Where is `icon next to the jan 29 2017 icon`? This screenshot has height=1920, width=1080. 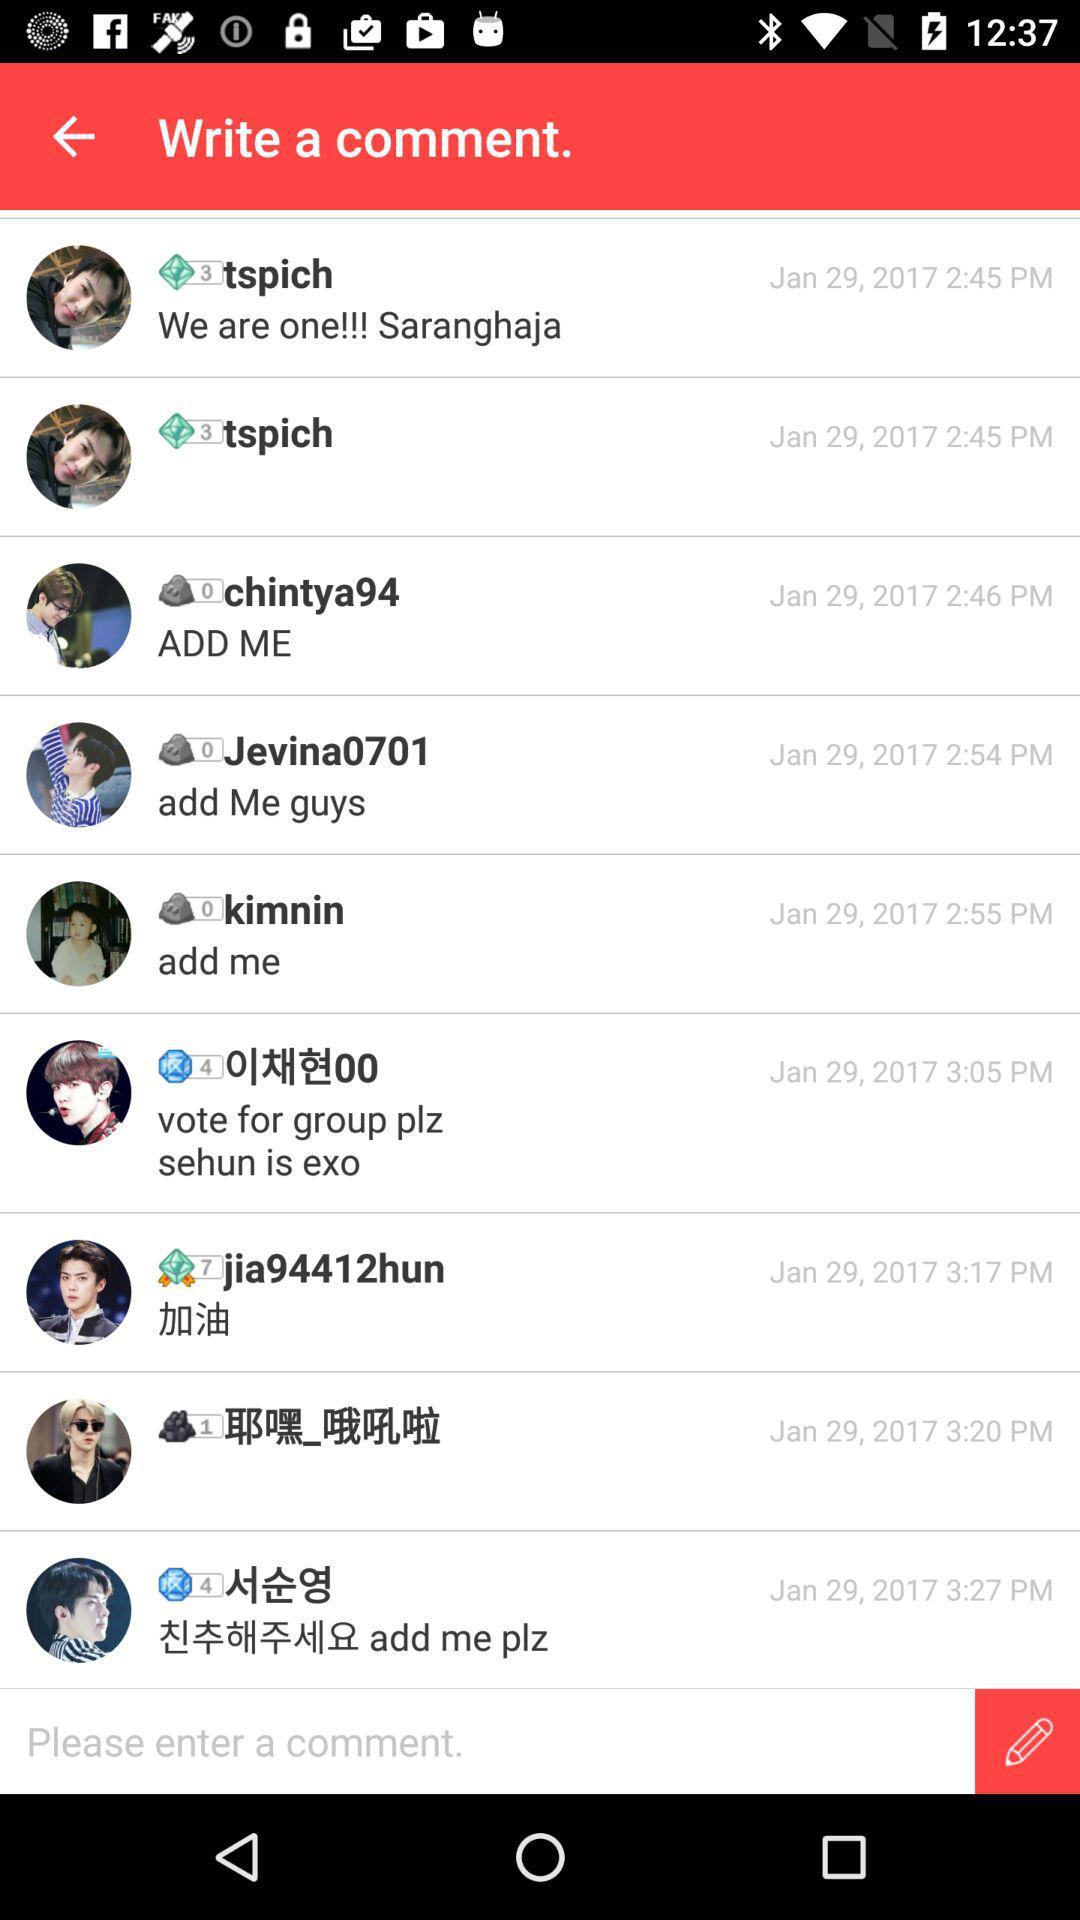
icon next to the jan 29 2017 icon is located at coordinates (489, 748).